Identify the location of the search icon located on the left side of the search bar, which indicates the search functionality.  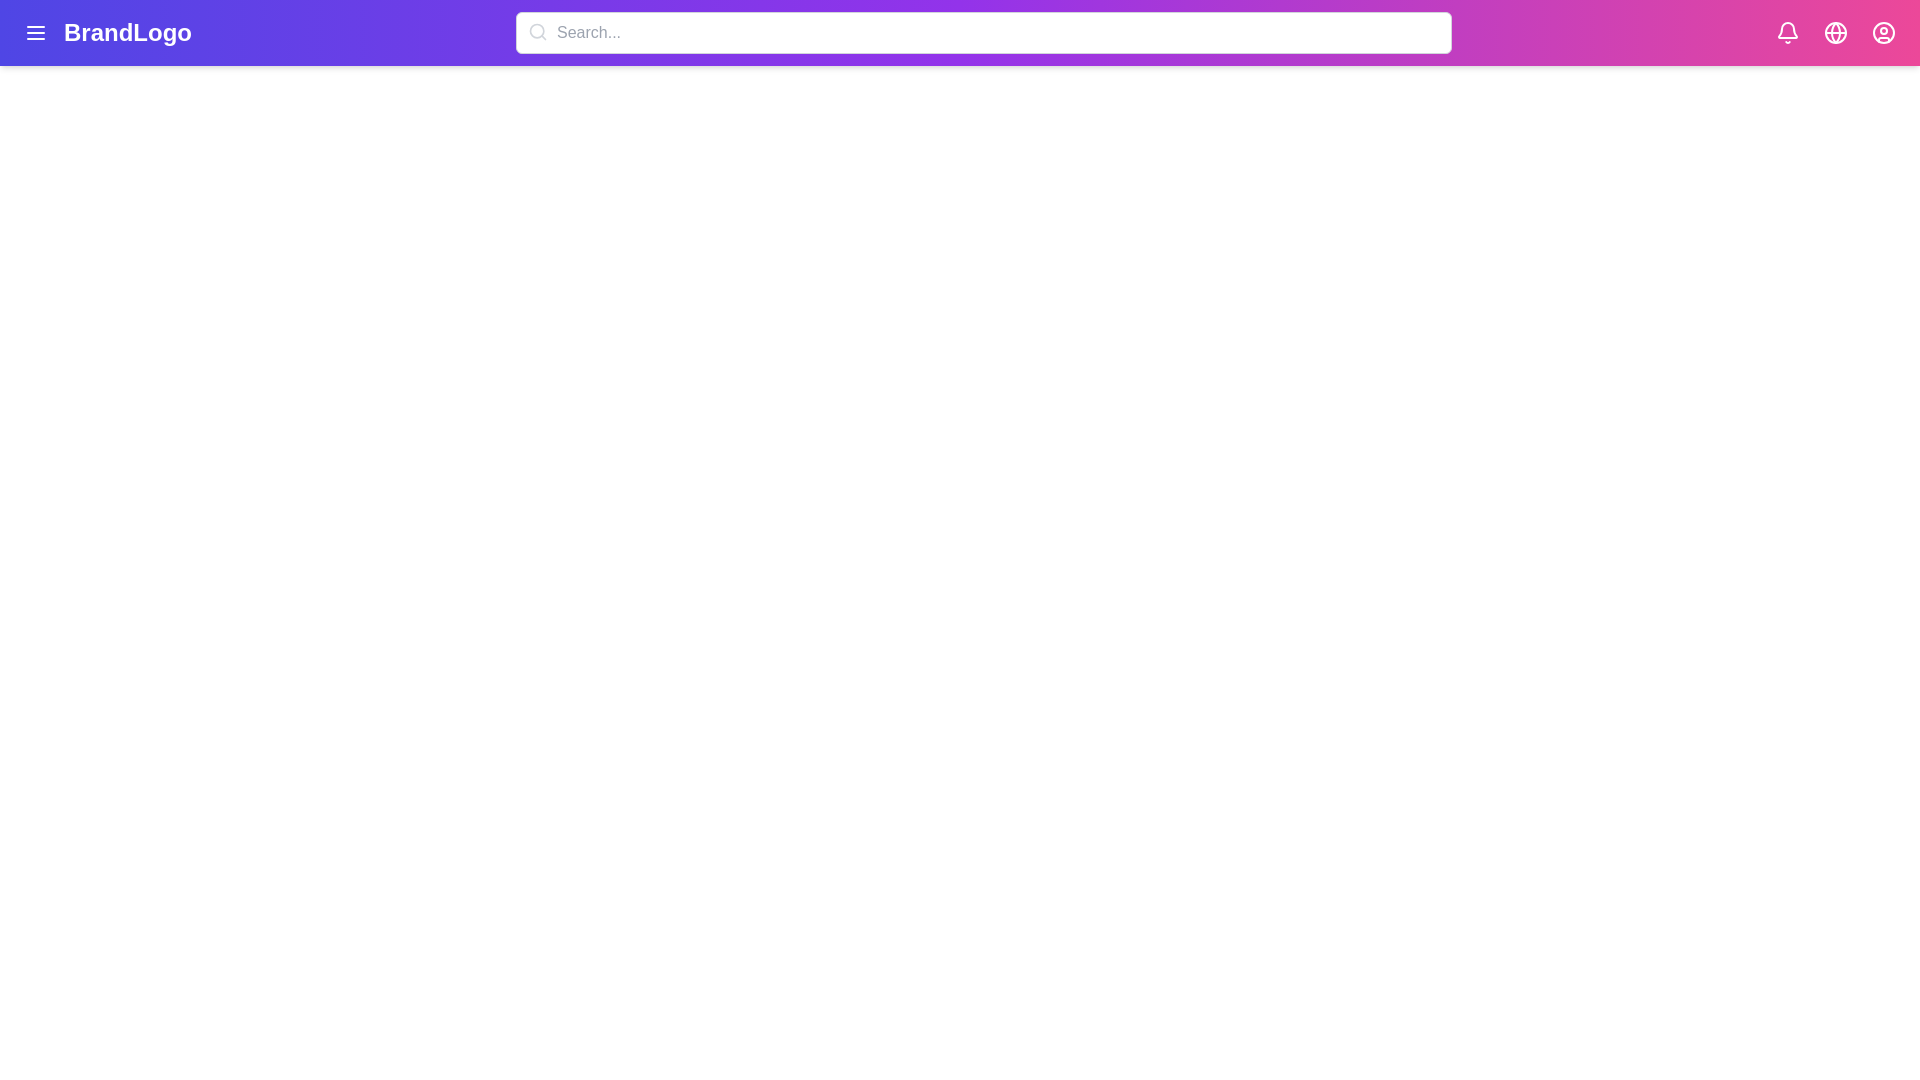
(537, 31).